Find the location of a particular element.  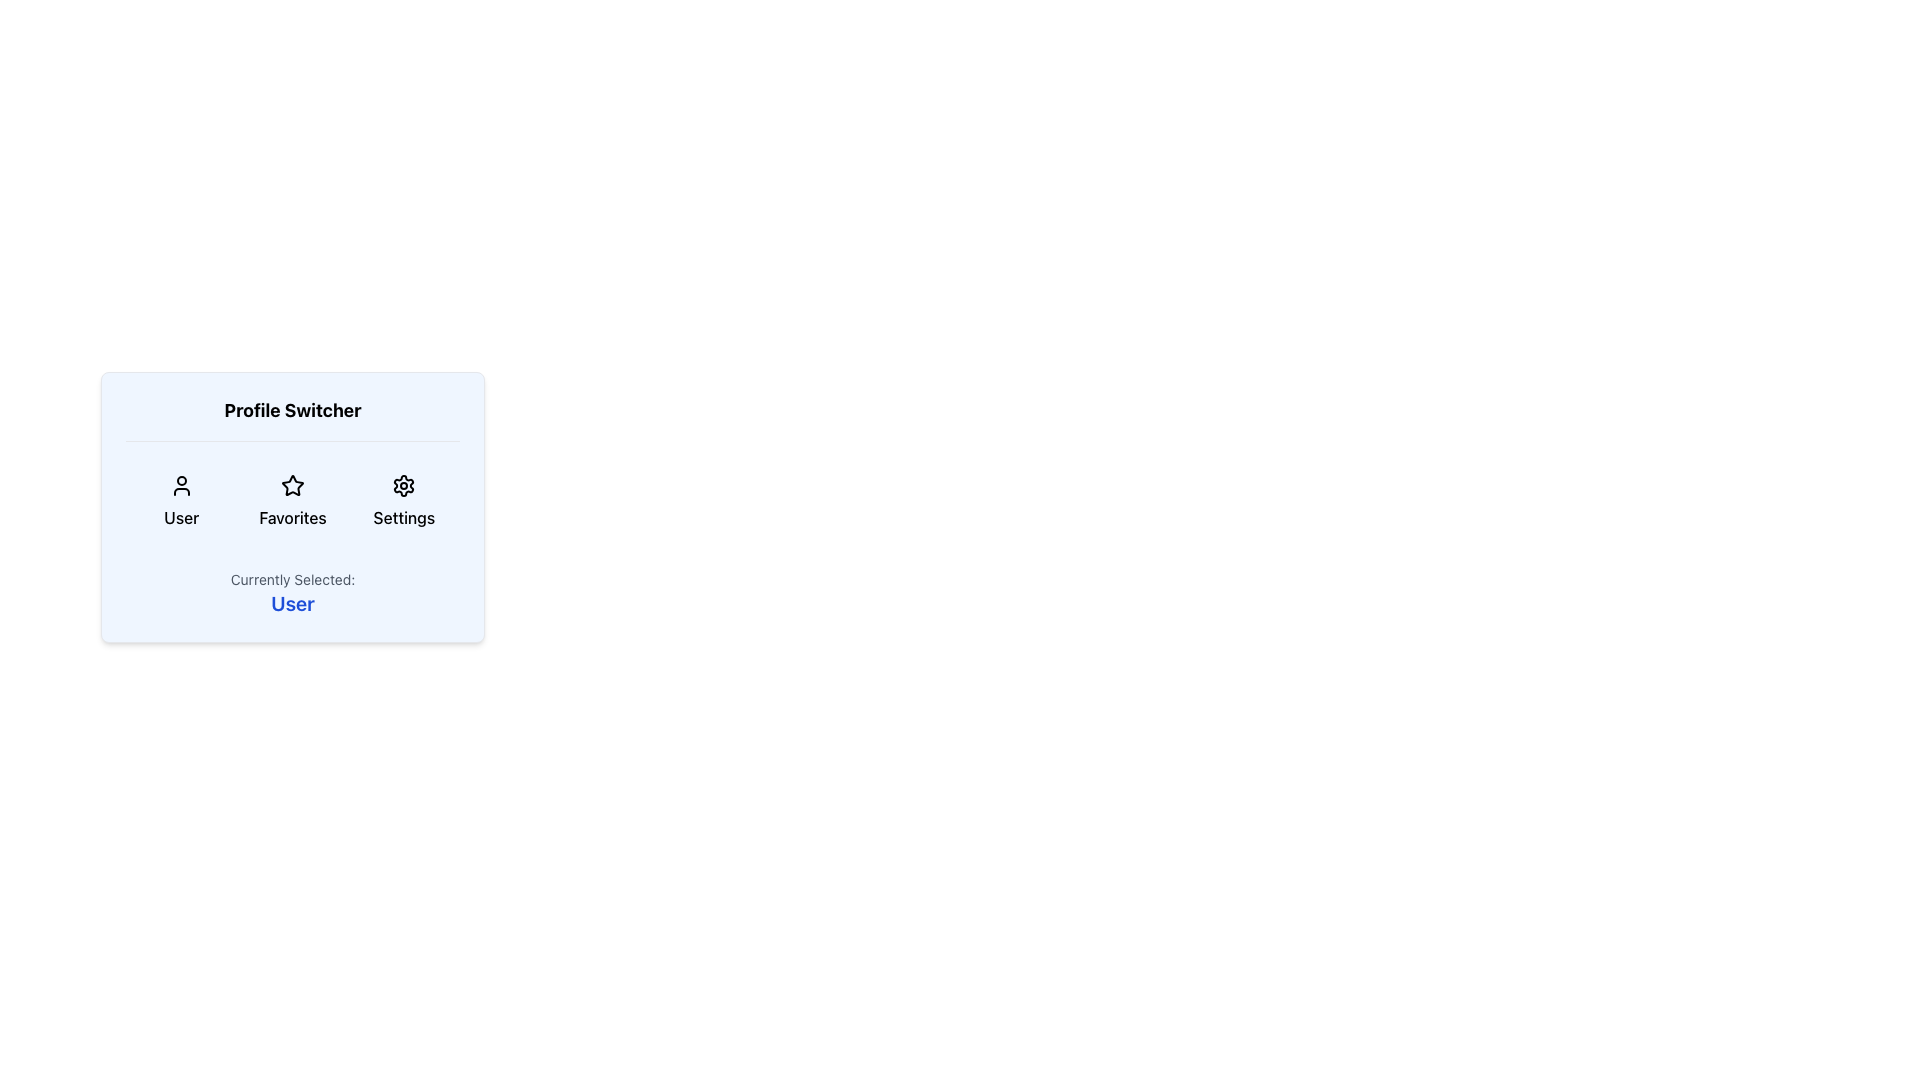

the user profile icon located on the left side of the horizontal list of icons within the 'Profile Switcher' interface is located at coordinates (181, 486).